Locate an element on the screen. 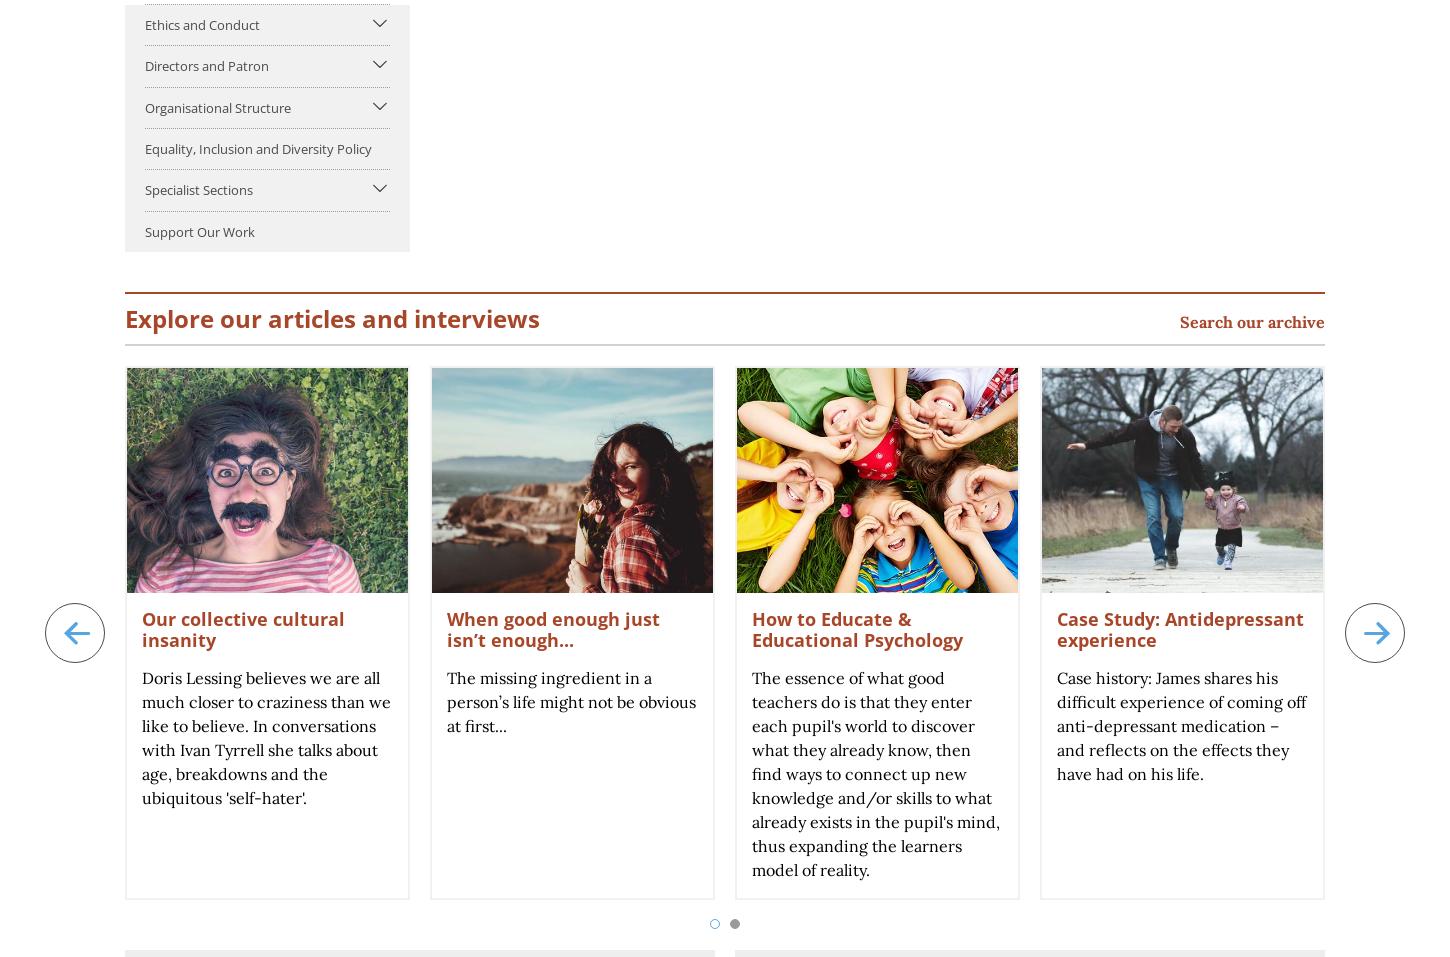 The height and width of the screenshot is (957, 1450). 'Search our archive' is located at coordinates (1179, 320).